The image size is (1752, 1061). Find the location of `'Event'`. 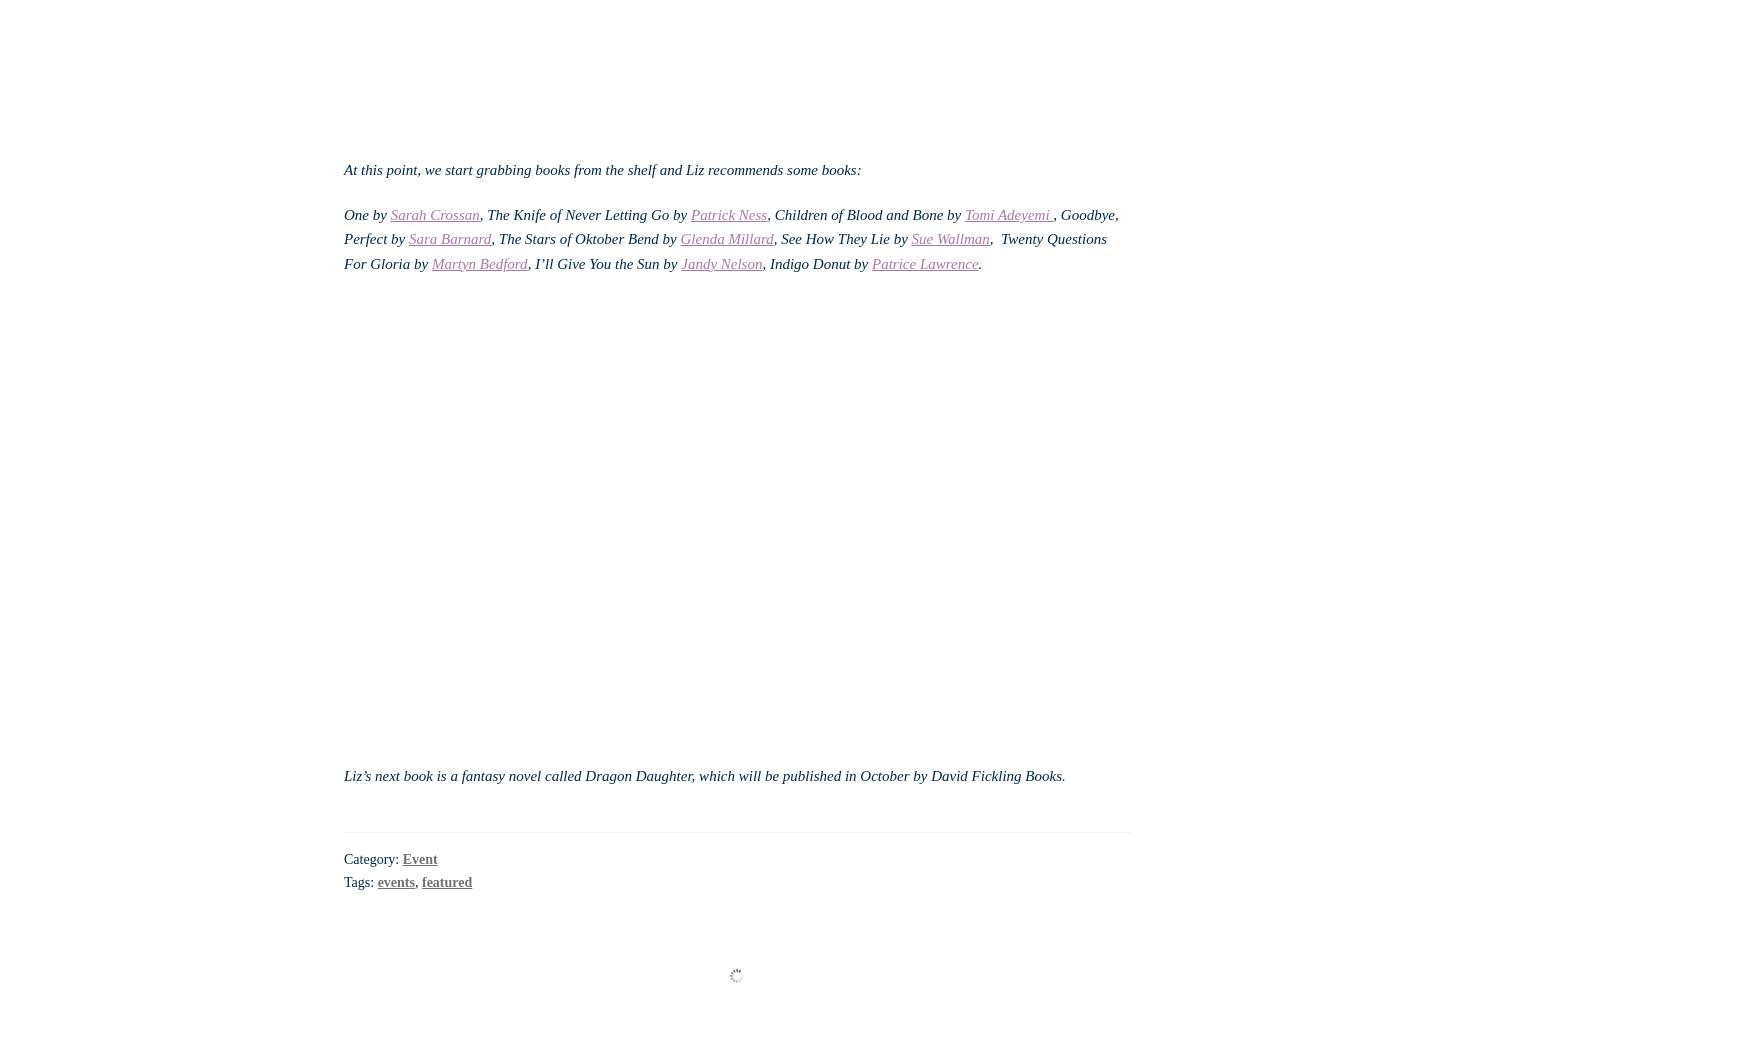

'Event' is located at coordinates (418, 859).